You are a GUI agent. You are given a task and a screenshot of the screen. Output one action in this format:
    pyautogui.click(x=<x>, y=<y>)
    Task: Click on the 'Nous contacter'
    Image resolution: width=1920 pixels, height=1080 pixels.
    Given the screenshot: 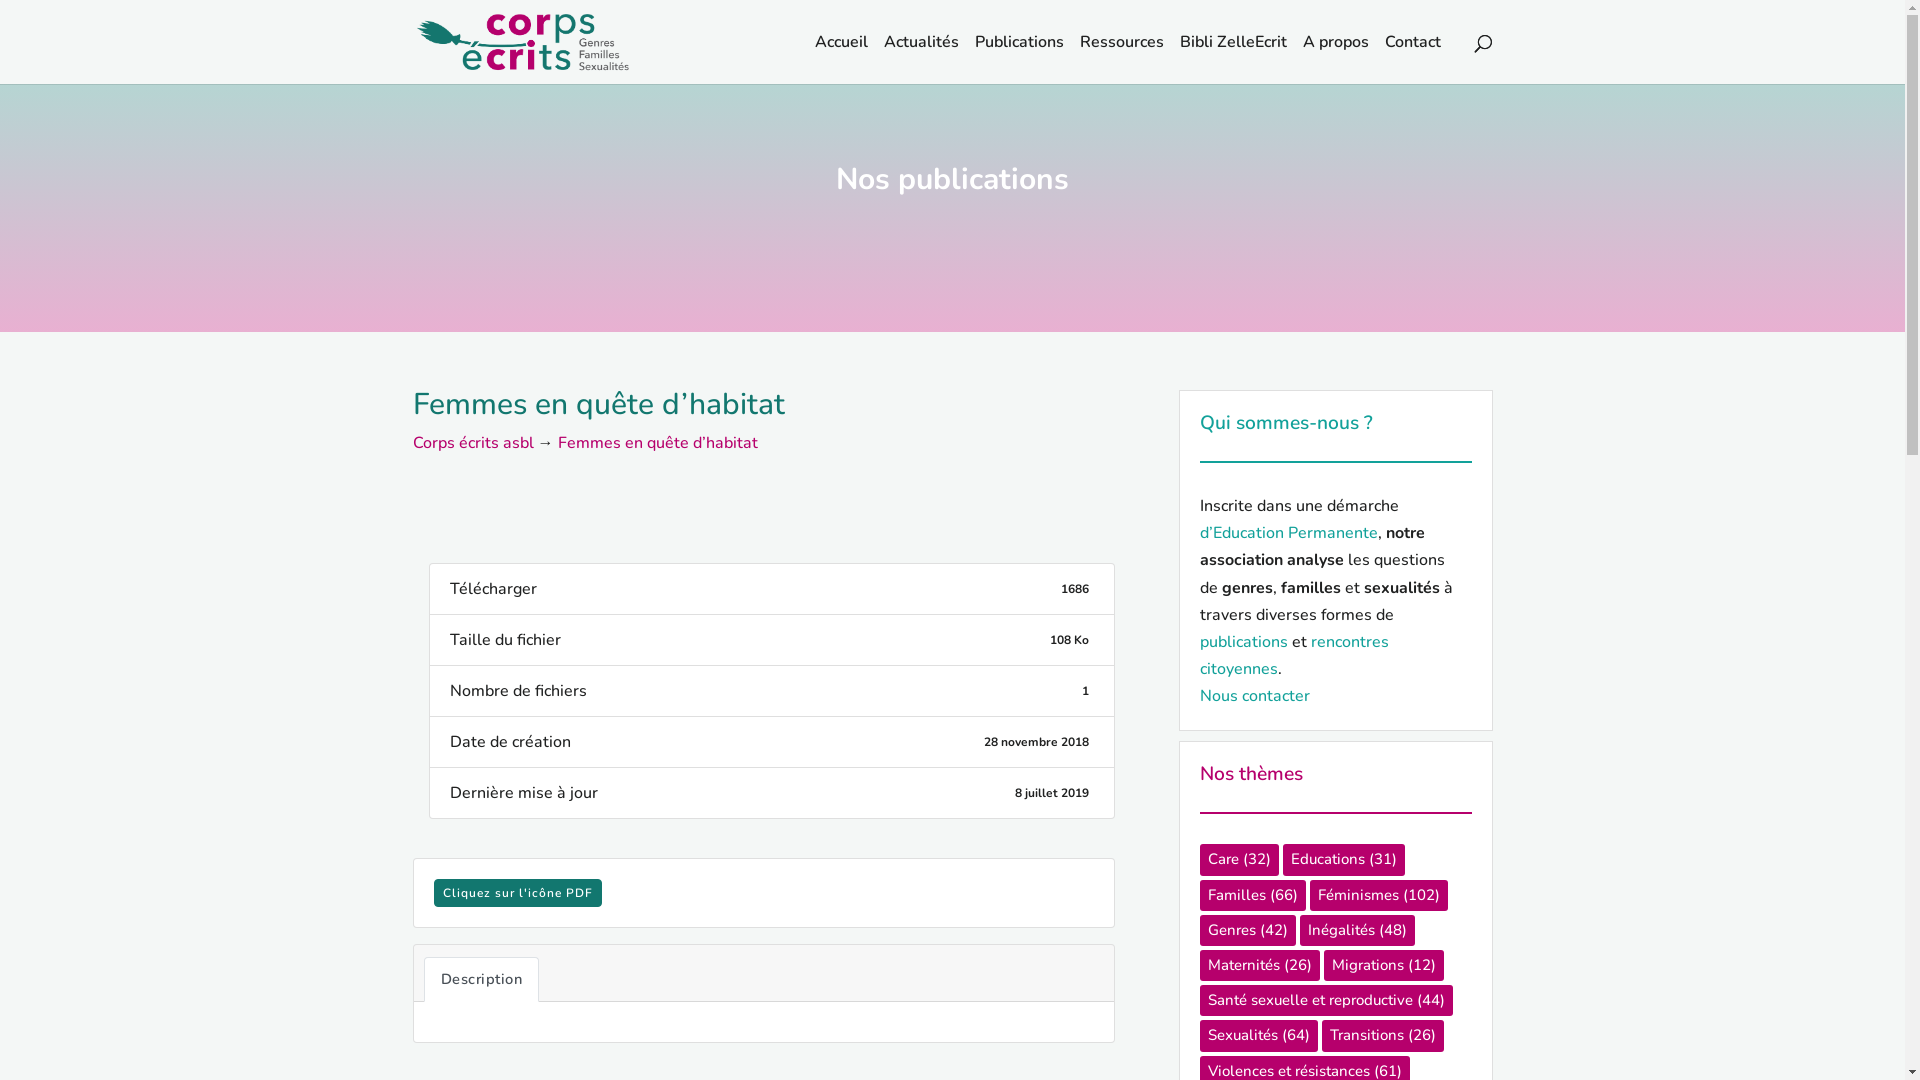 What is the action you would take?
    pyautogui.click(x=1253, y=694)
    